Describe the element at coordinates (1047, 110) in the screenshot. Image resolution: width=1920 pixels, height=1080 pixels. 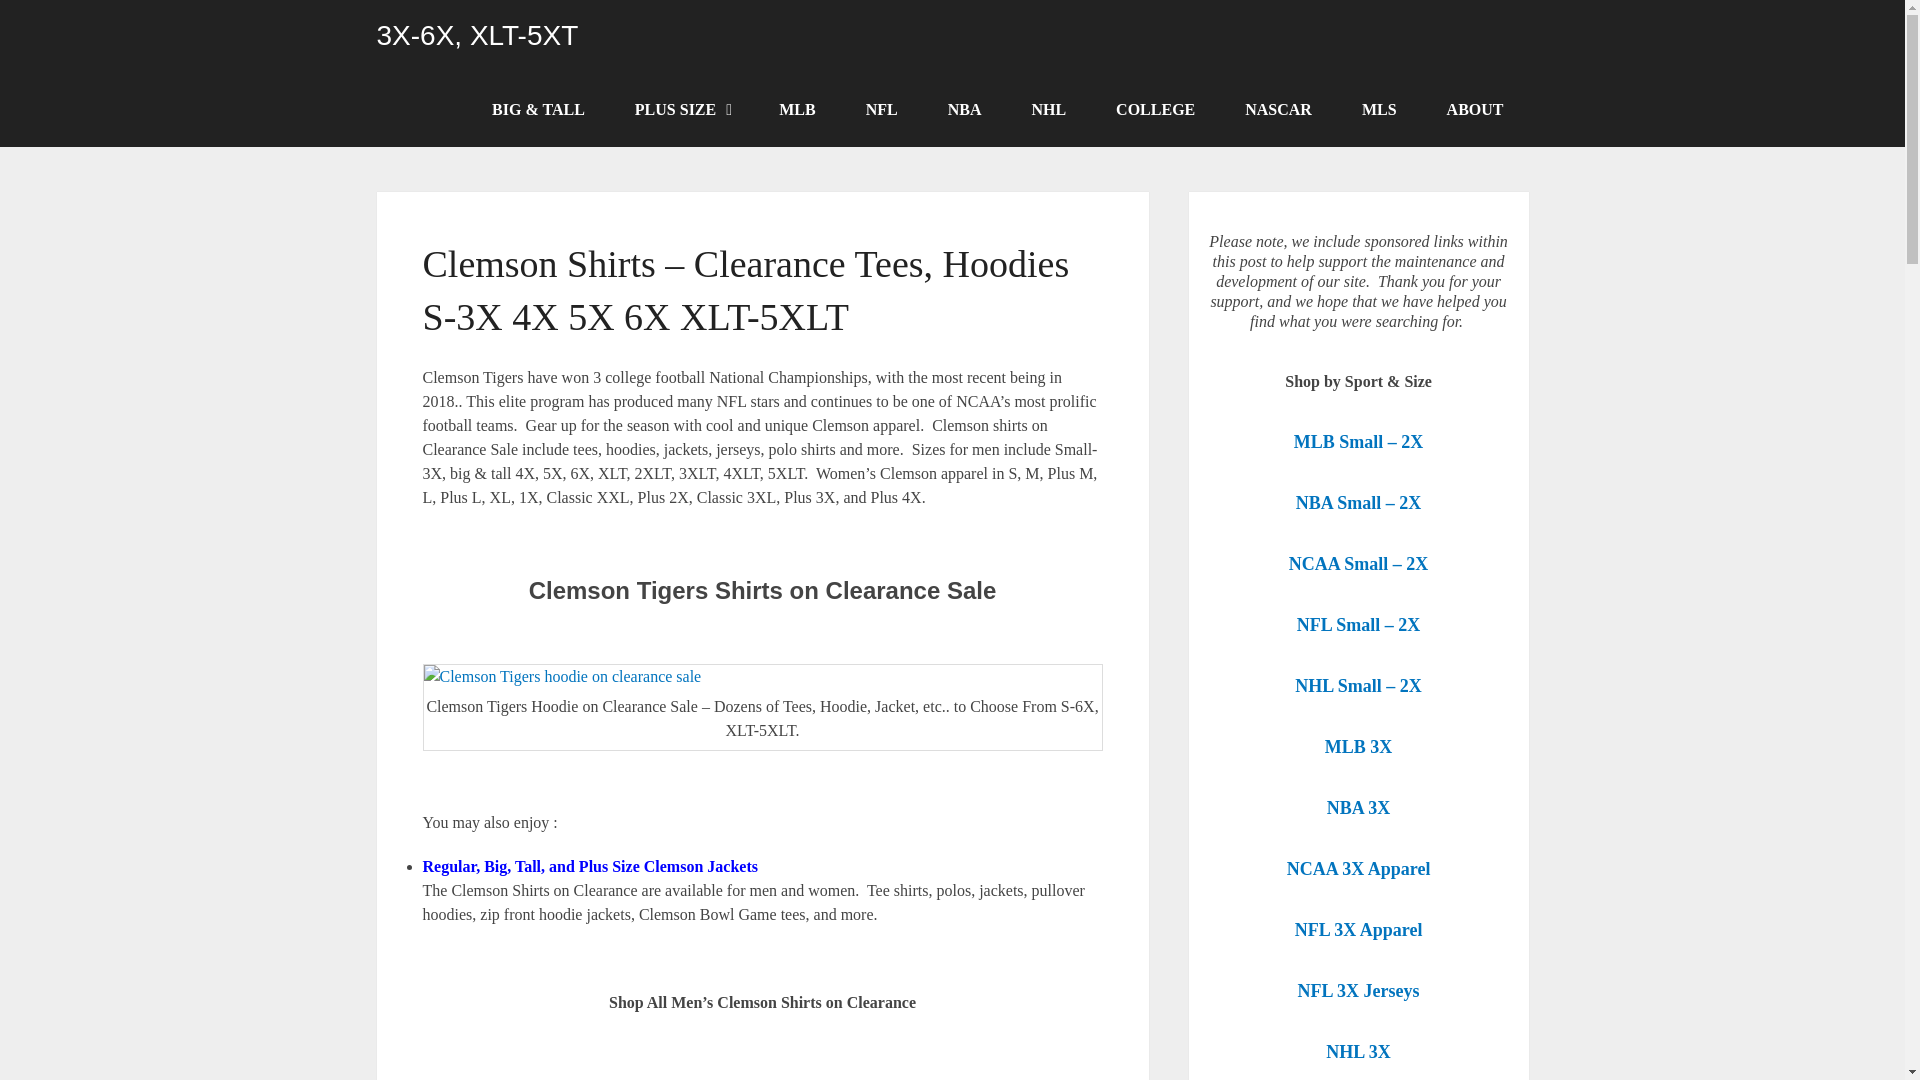
I see `'NHL'` at that location.